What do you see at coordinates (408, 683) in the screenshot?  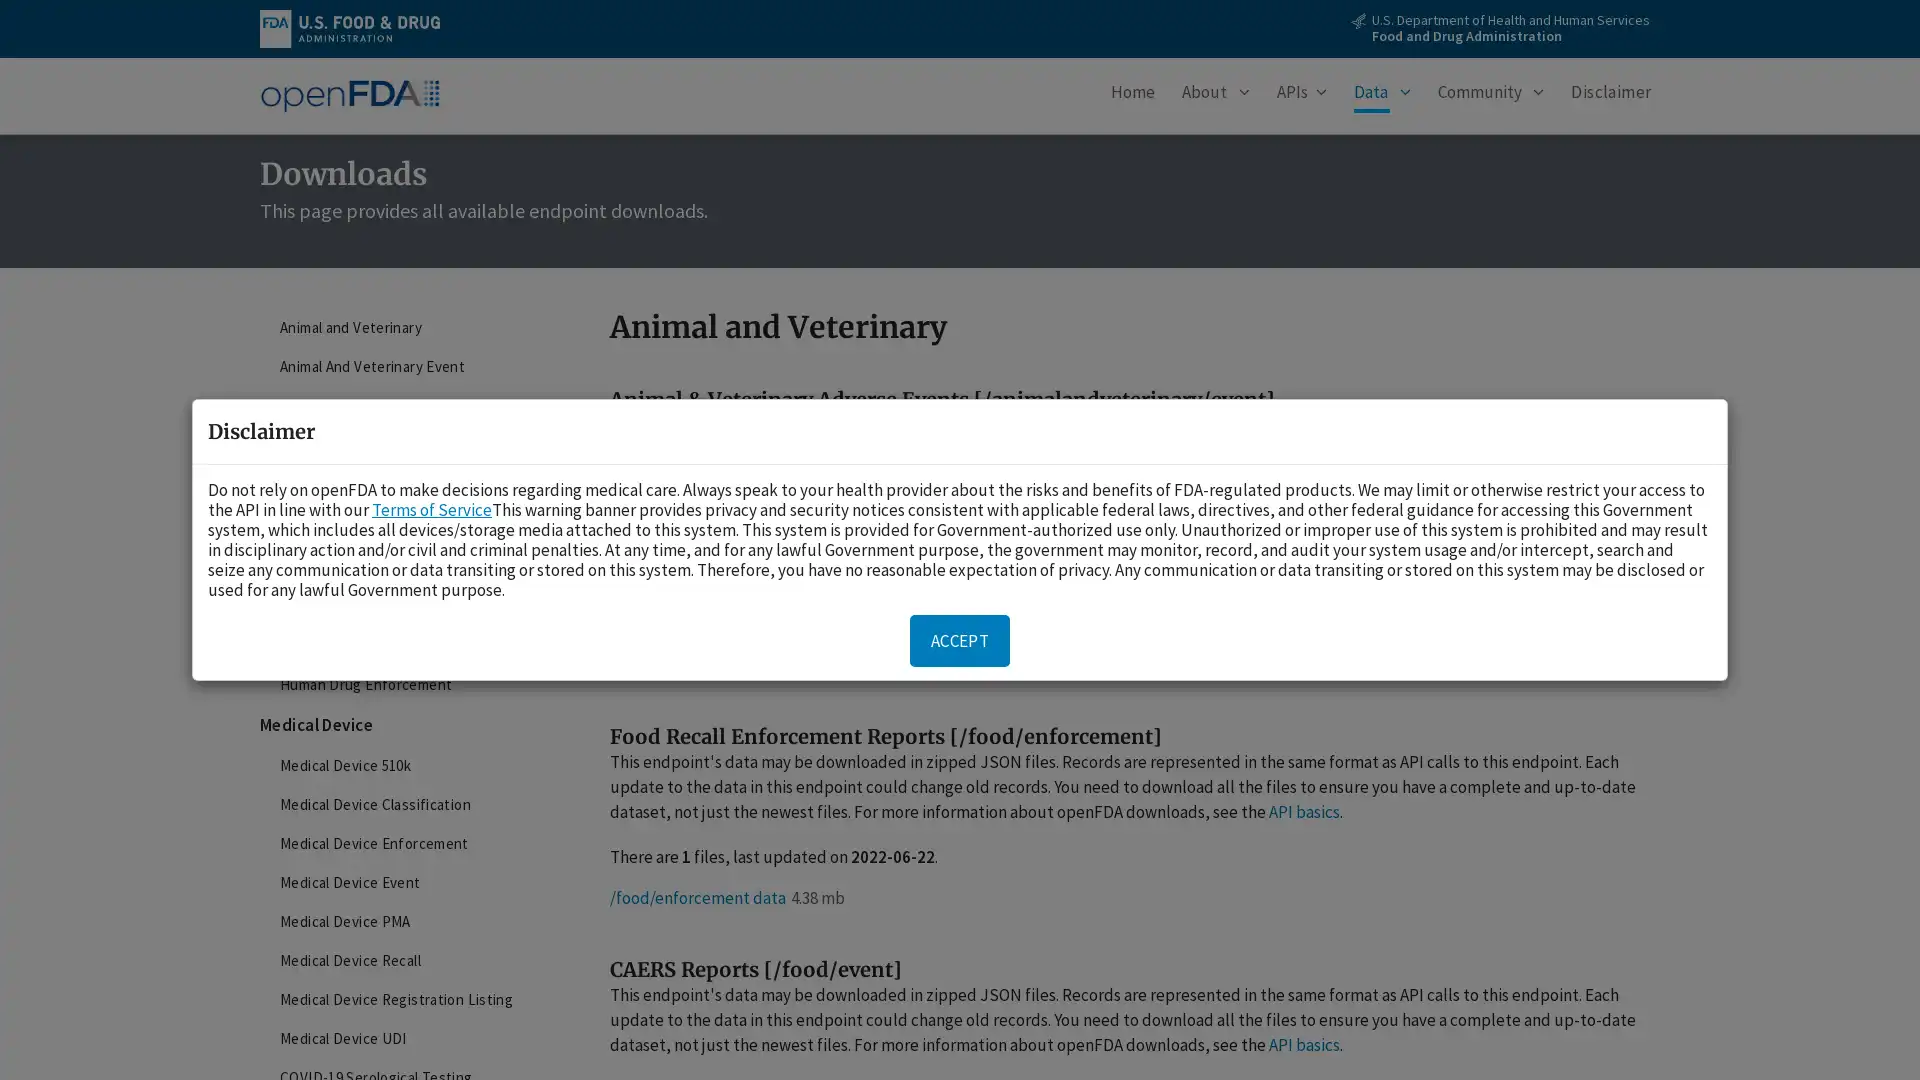 I see `Human Drug Enforcement` at bounding box center [408, 683].